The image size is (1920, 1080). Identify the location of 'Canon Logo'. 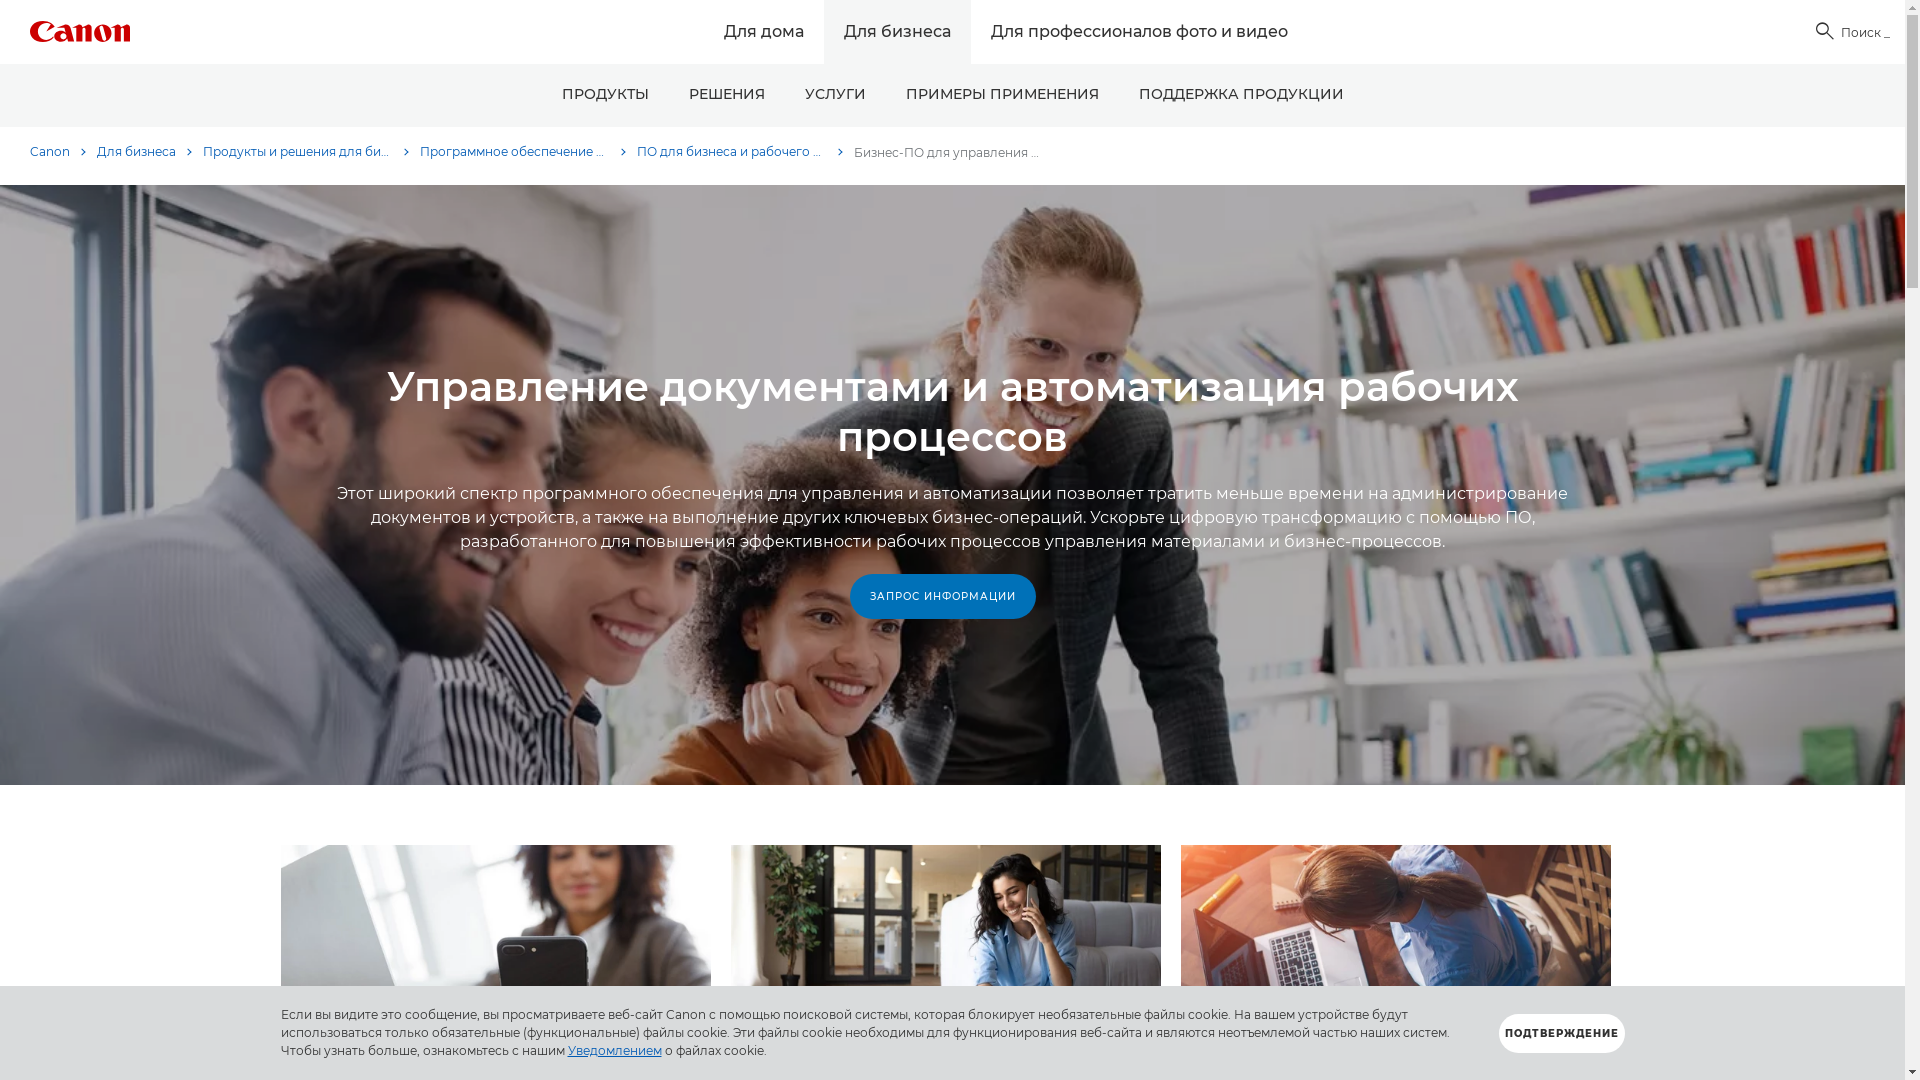
(29, 30).